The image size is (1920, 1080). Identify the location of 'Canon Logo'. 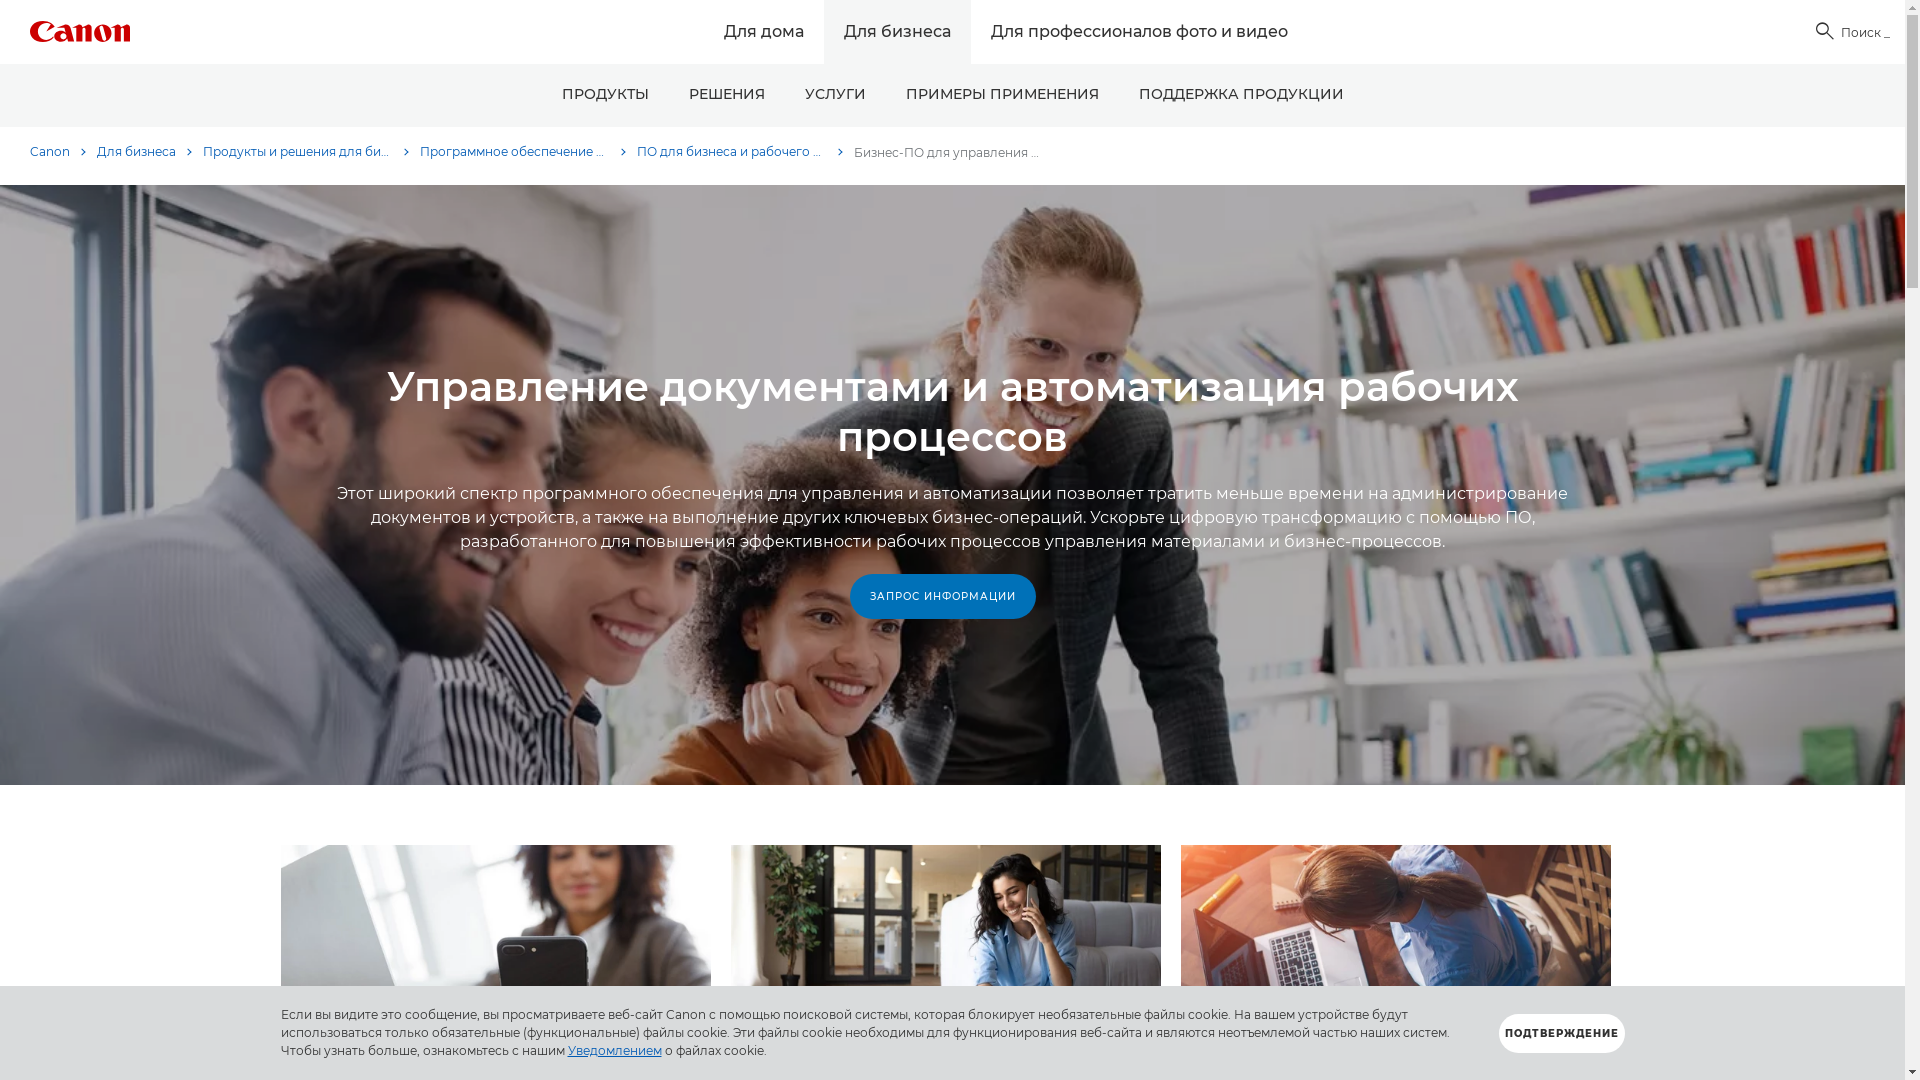
(29, 30).